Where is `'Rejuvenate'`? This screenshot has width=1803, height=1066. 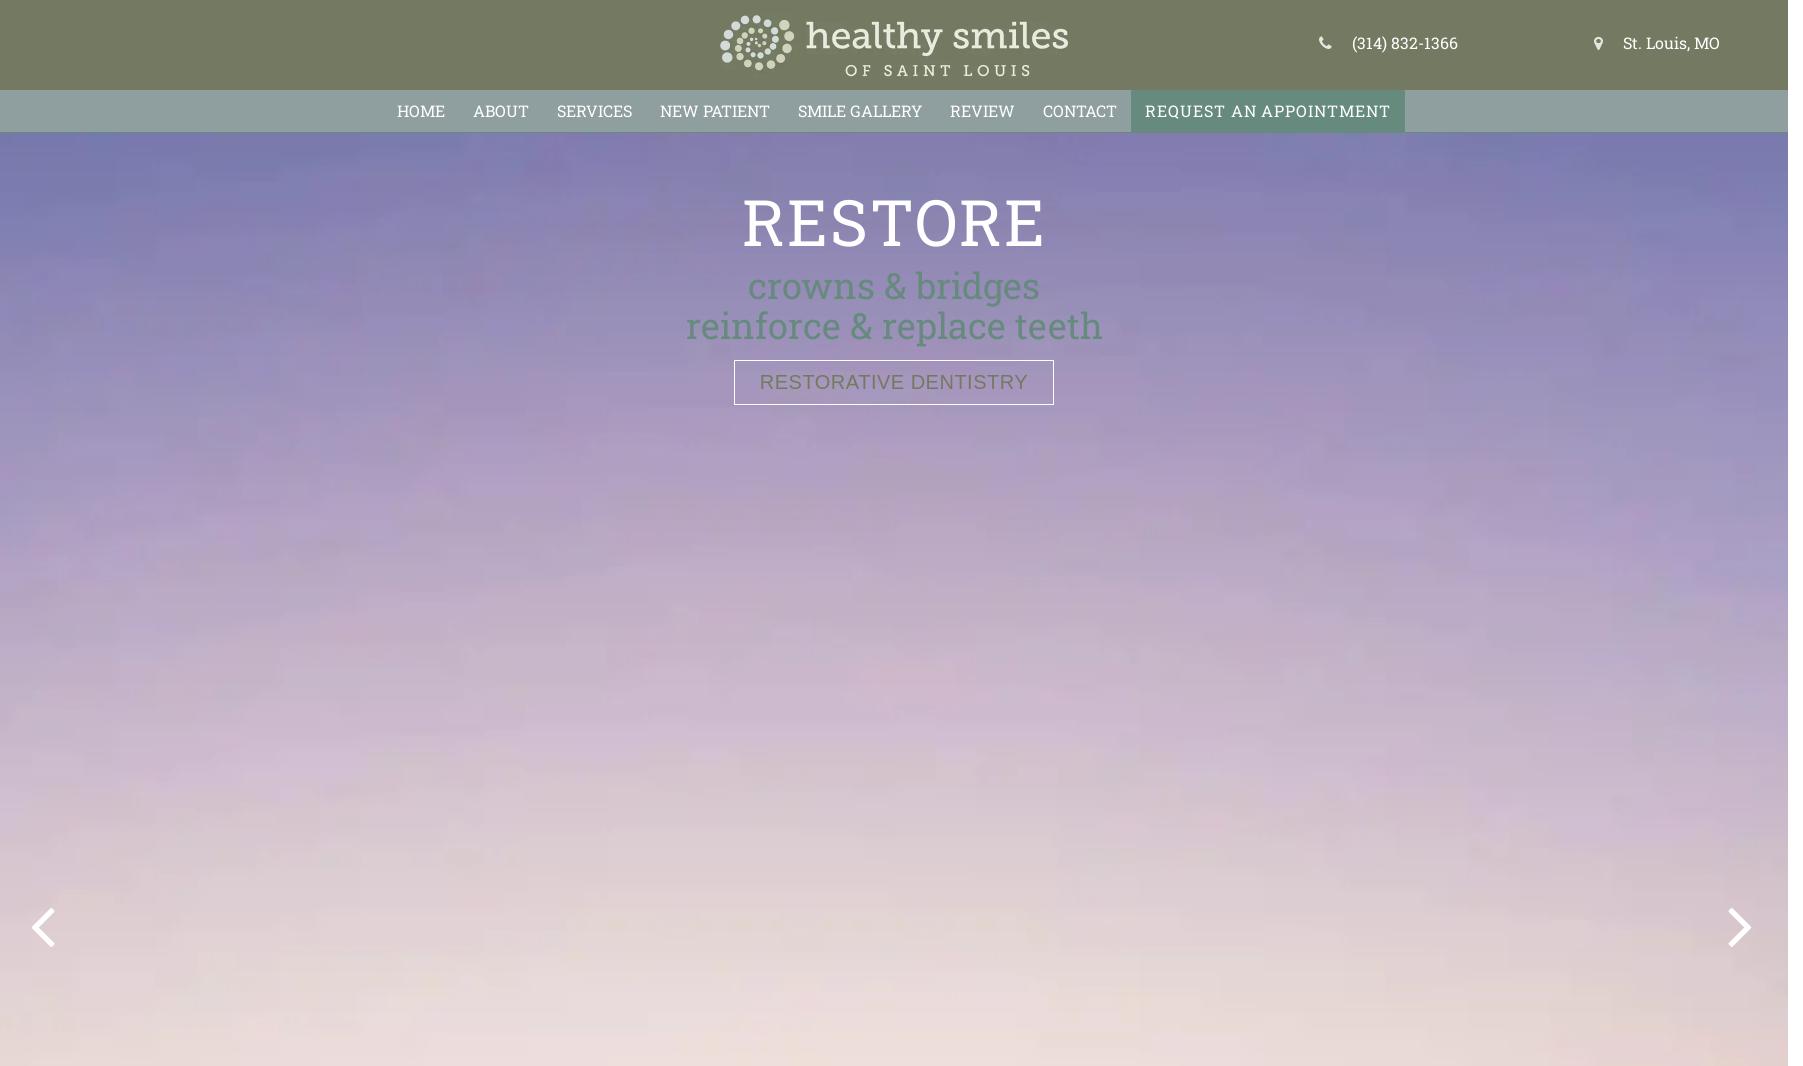
'Rejuvenate' is located at coordinates (892, 219).